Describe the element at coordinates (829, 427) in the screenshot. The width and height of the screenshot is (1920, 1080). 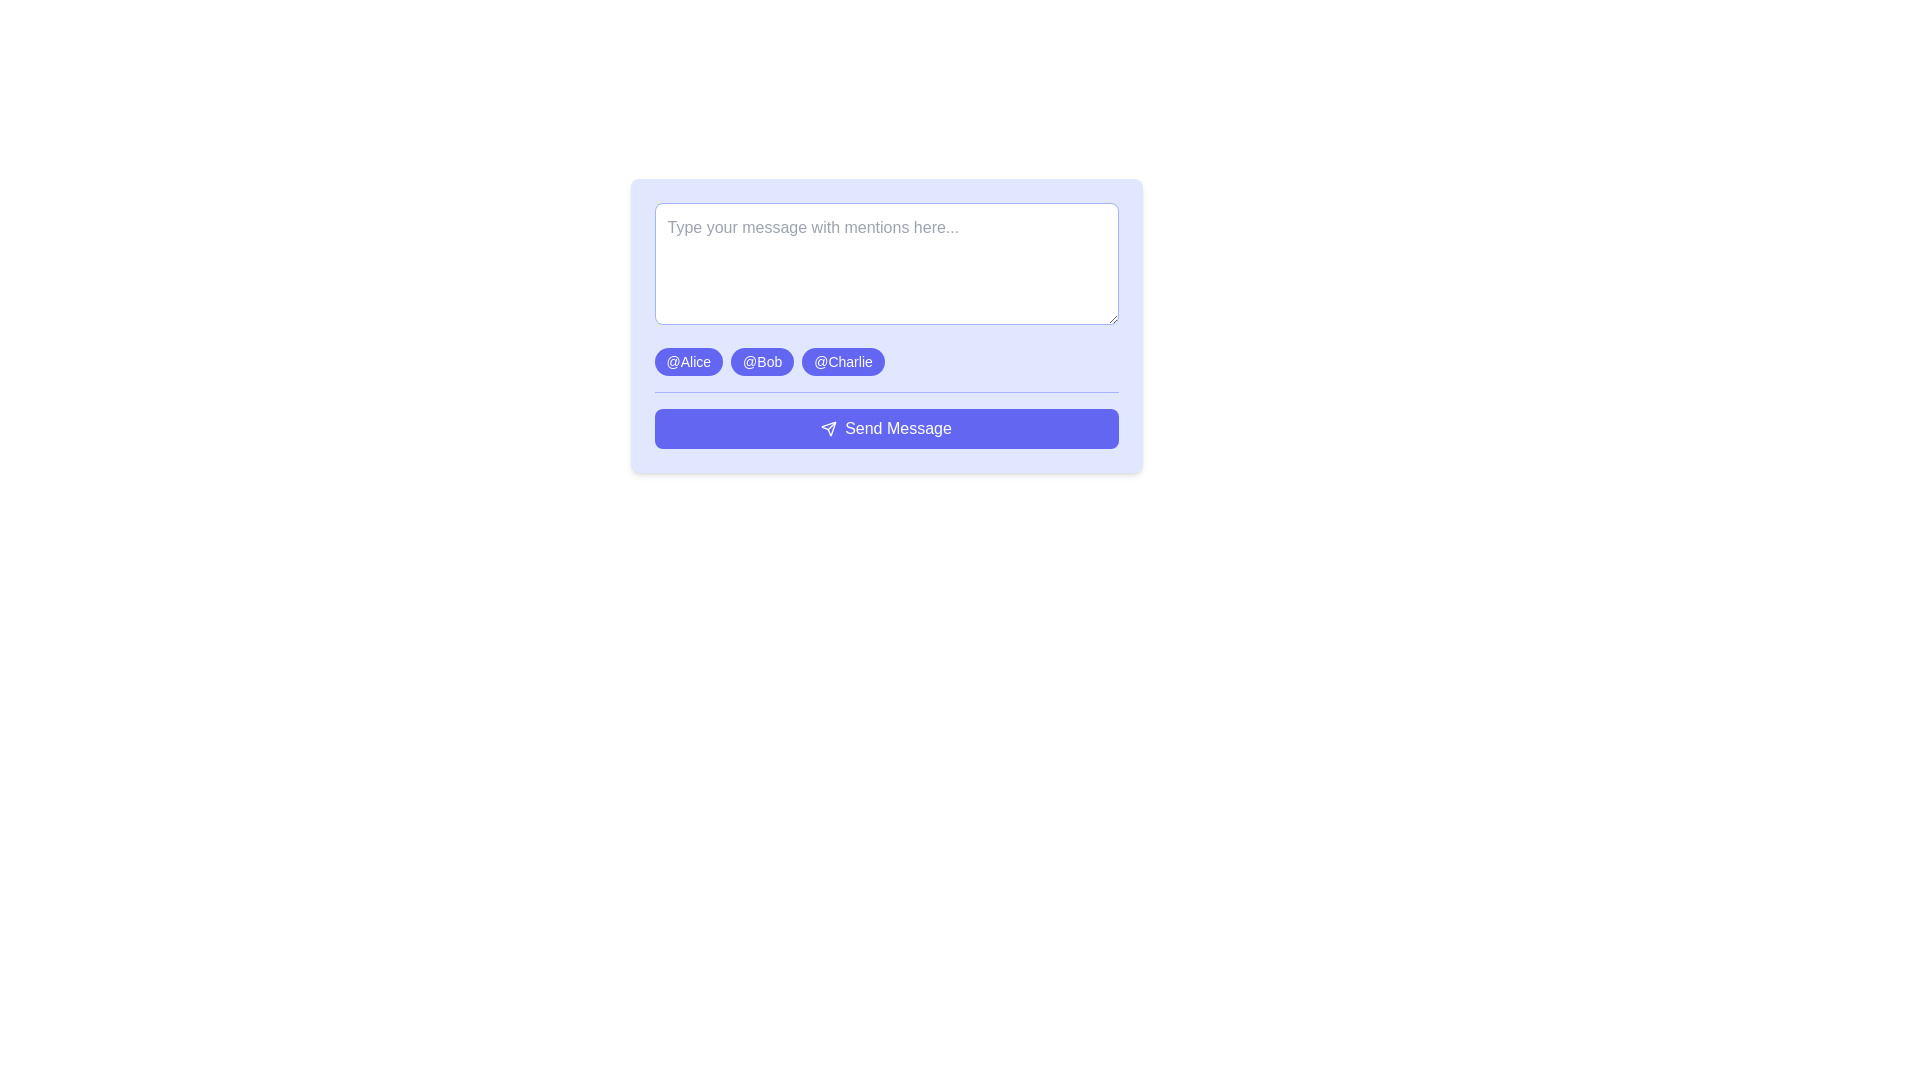
I see `the message sending icon located to the left of the 'Send Message' button` at that location.